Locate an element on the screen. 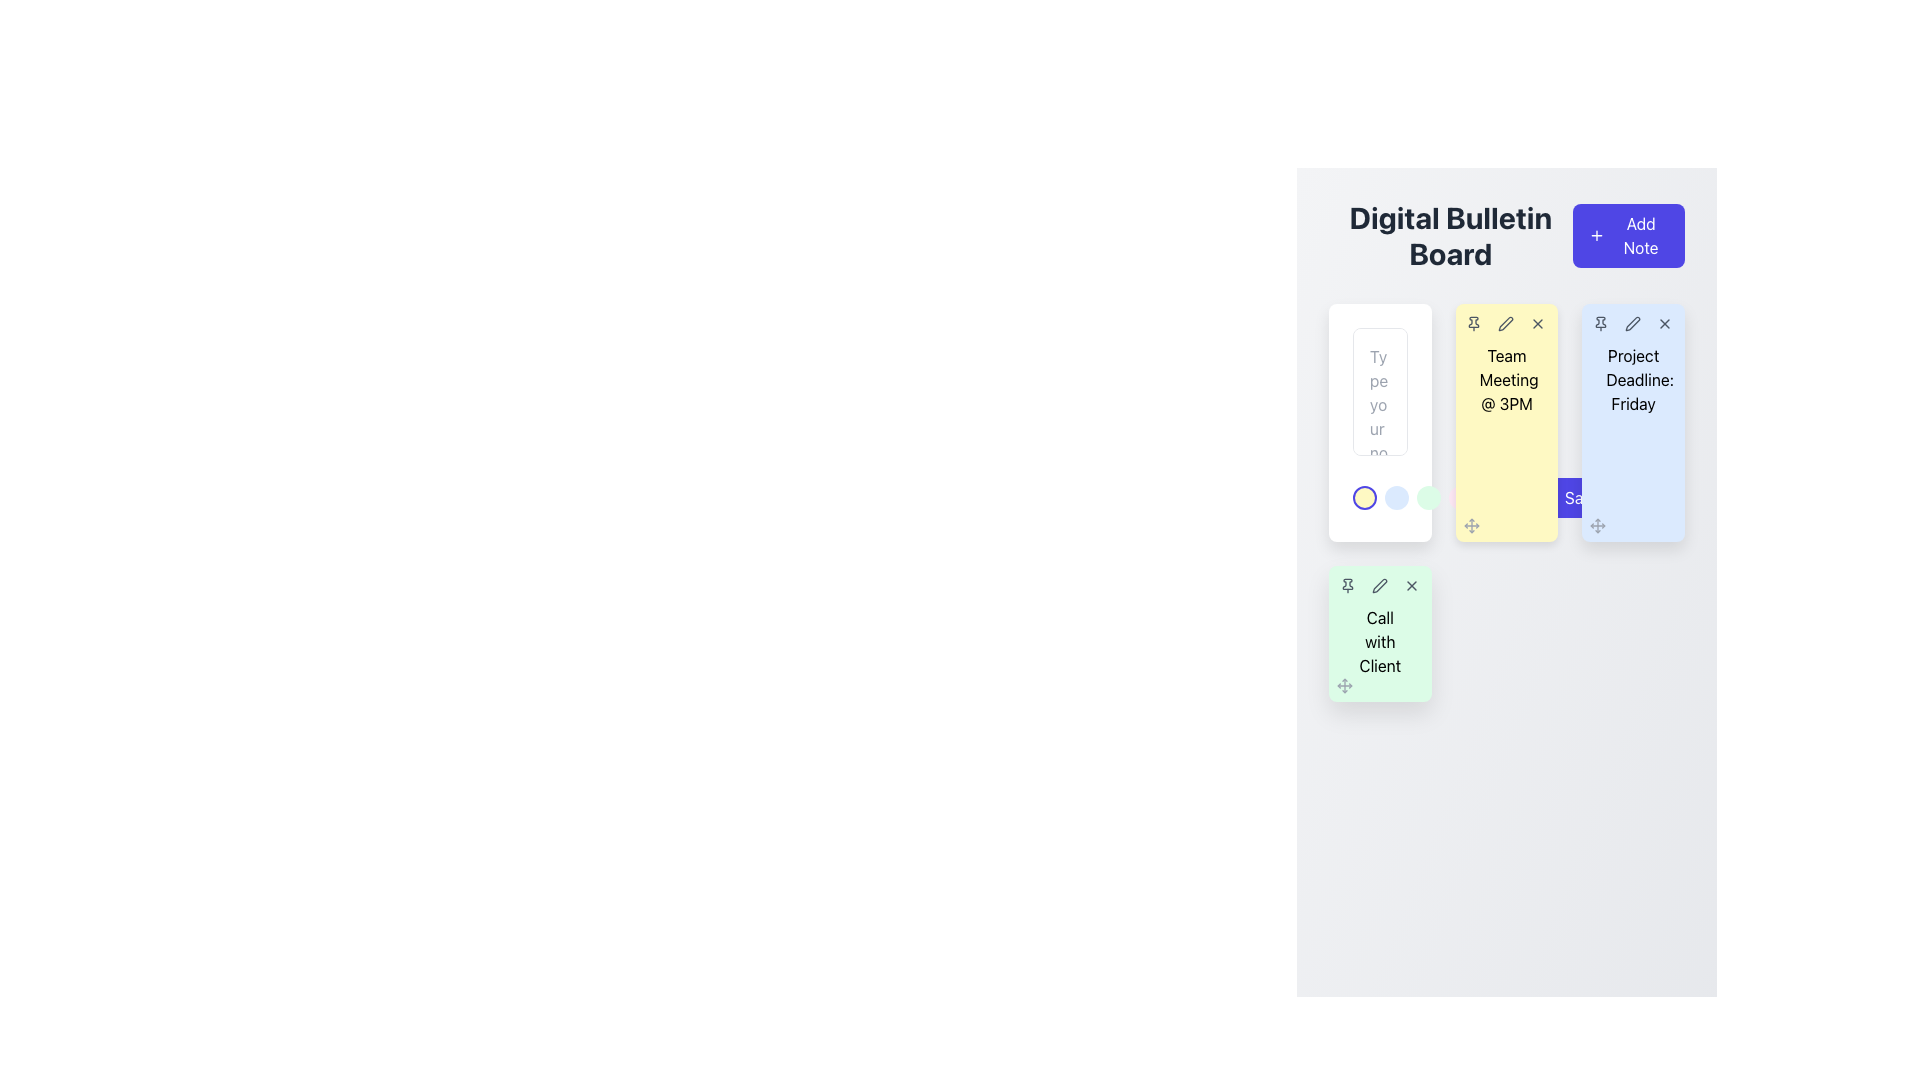 The width and height of the screenshot is (1920, 1080). the small circular gray button with a pen icon located at the top-right of the 'Team Meeting @ 3PM' note is located at coordinates (1506, 323).